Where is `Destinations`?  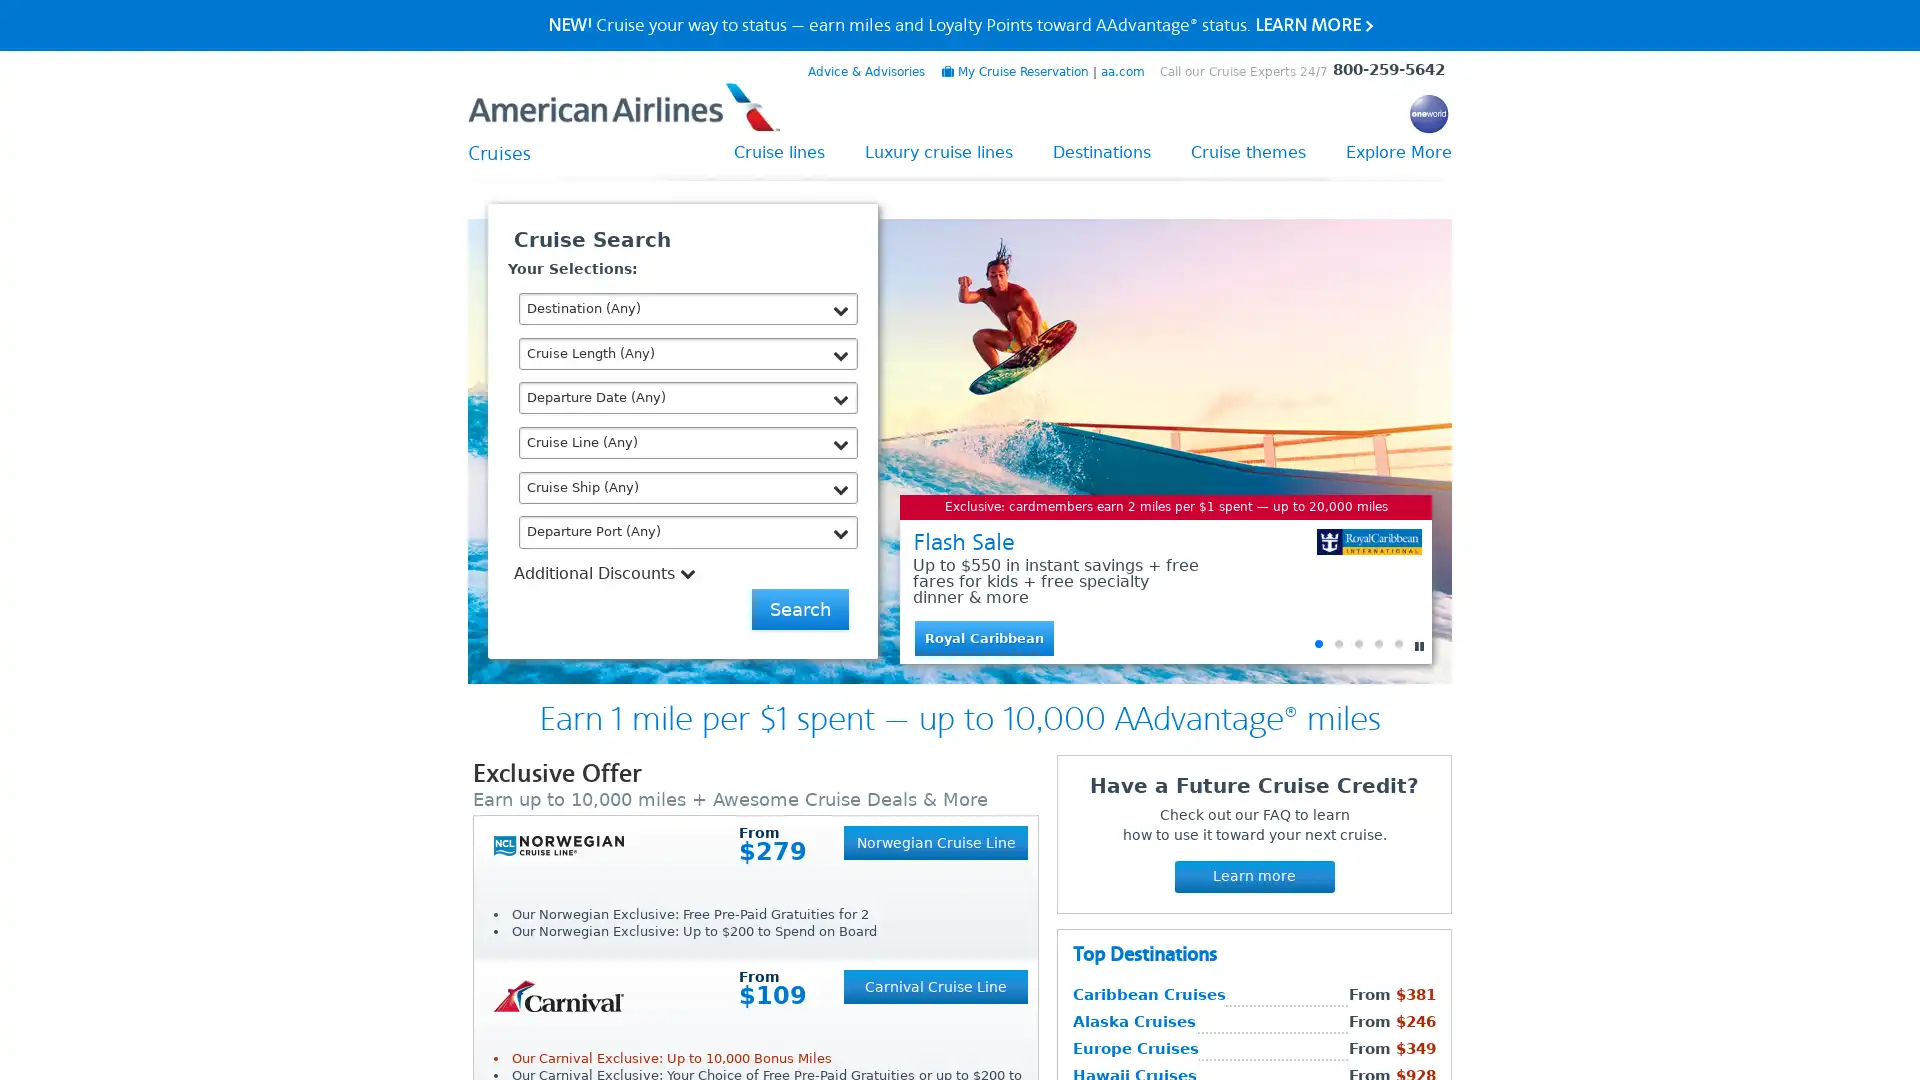 Destinations is located at coordinates (1101, 150).